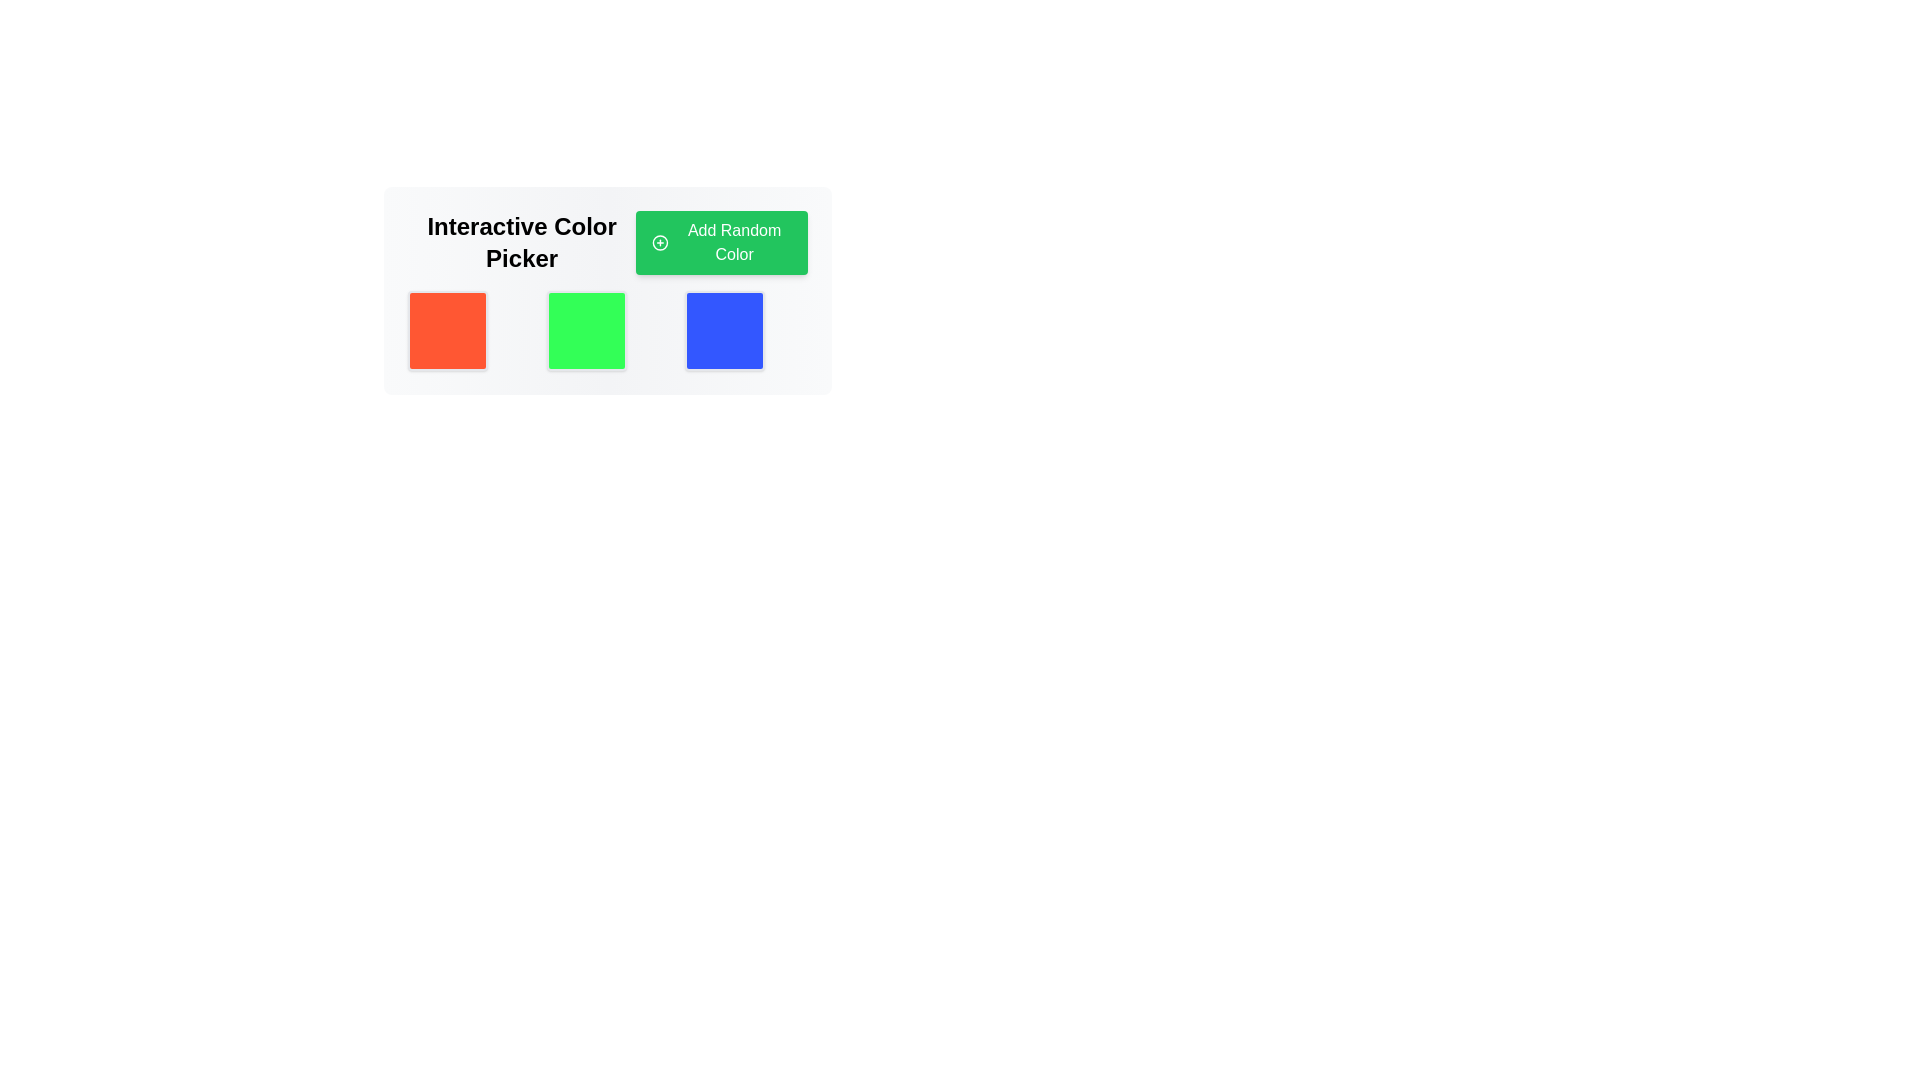 Image resolution: width=1920 pixels, height=1080 pixels. Describe the element at coordinates (721, 242) in the screenshot. I see `the 'Add Random Color' button, which is a vibrant green rectangular button with white text and a circular plus icon` at that location.